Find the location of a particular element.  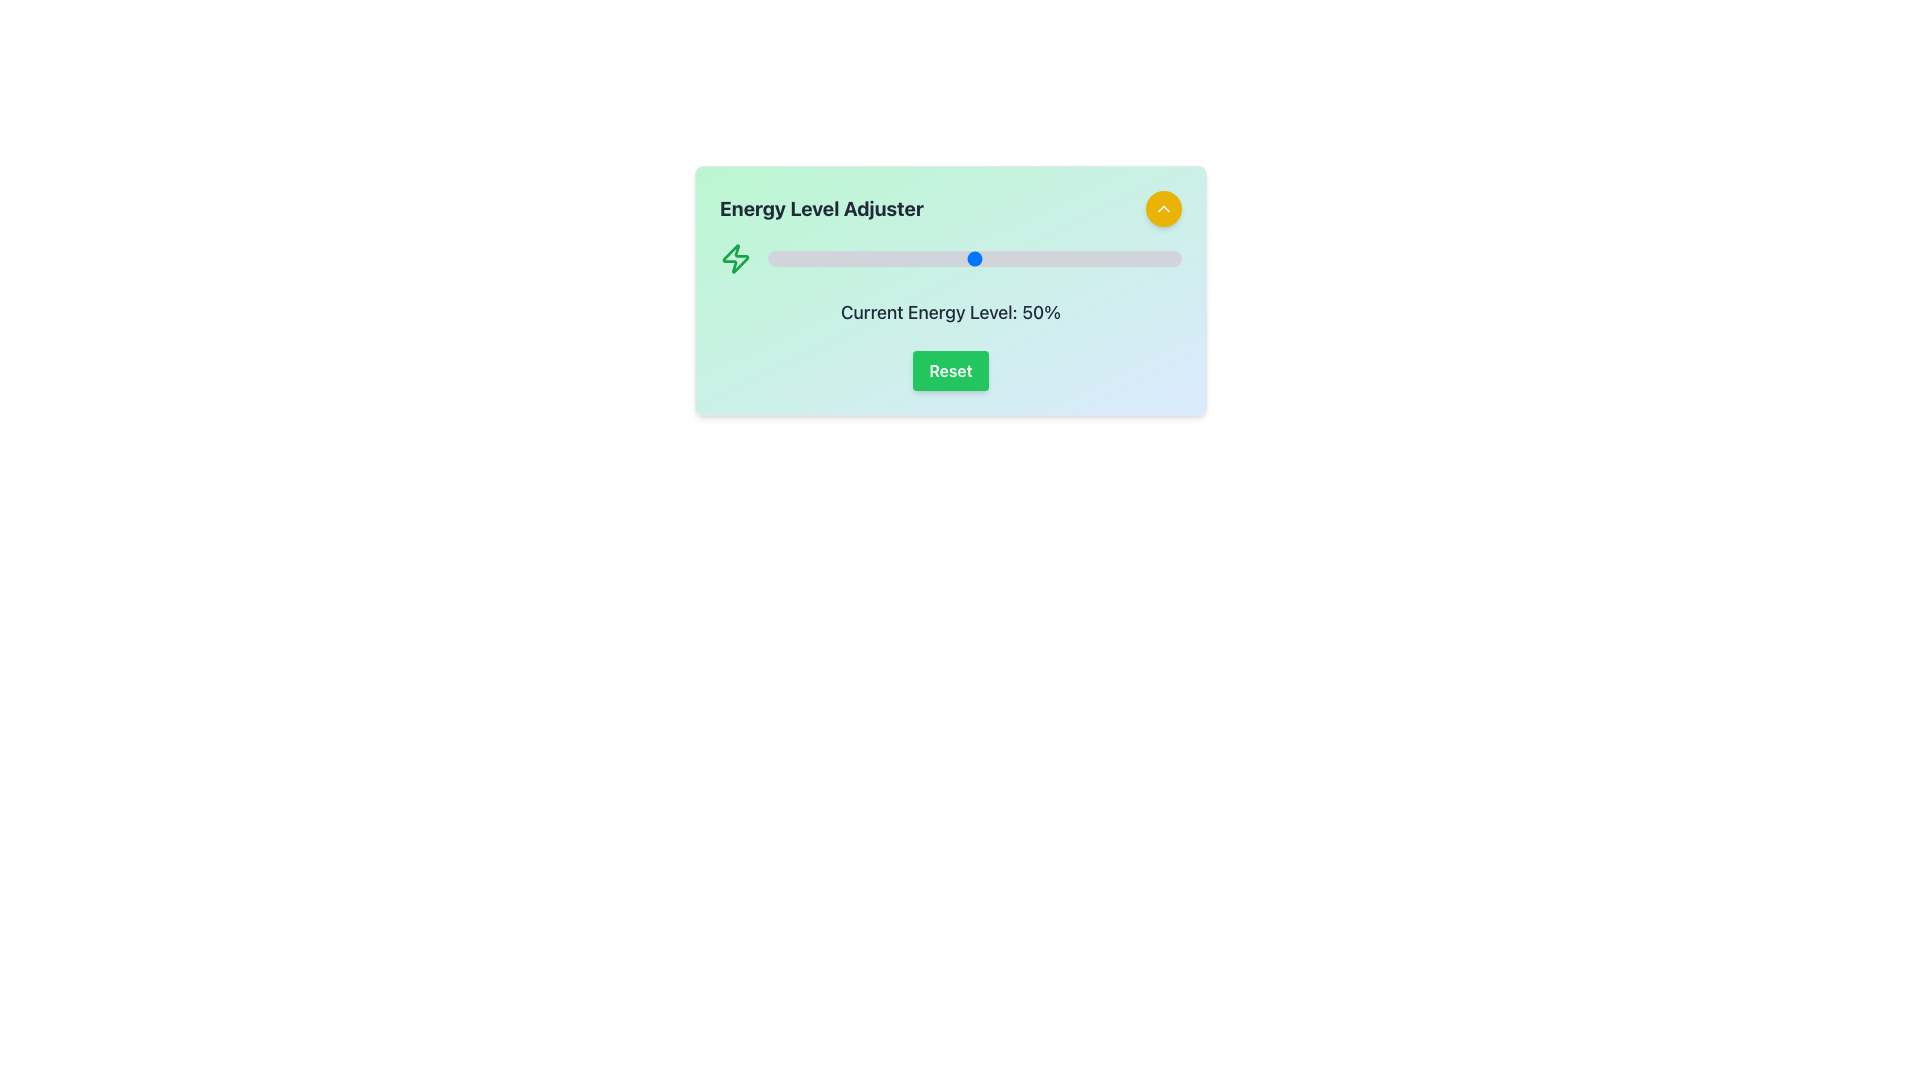

the energy level is located at coordinates (817, 257).